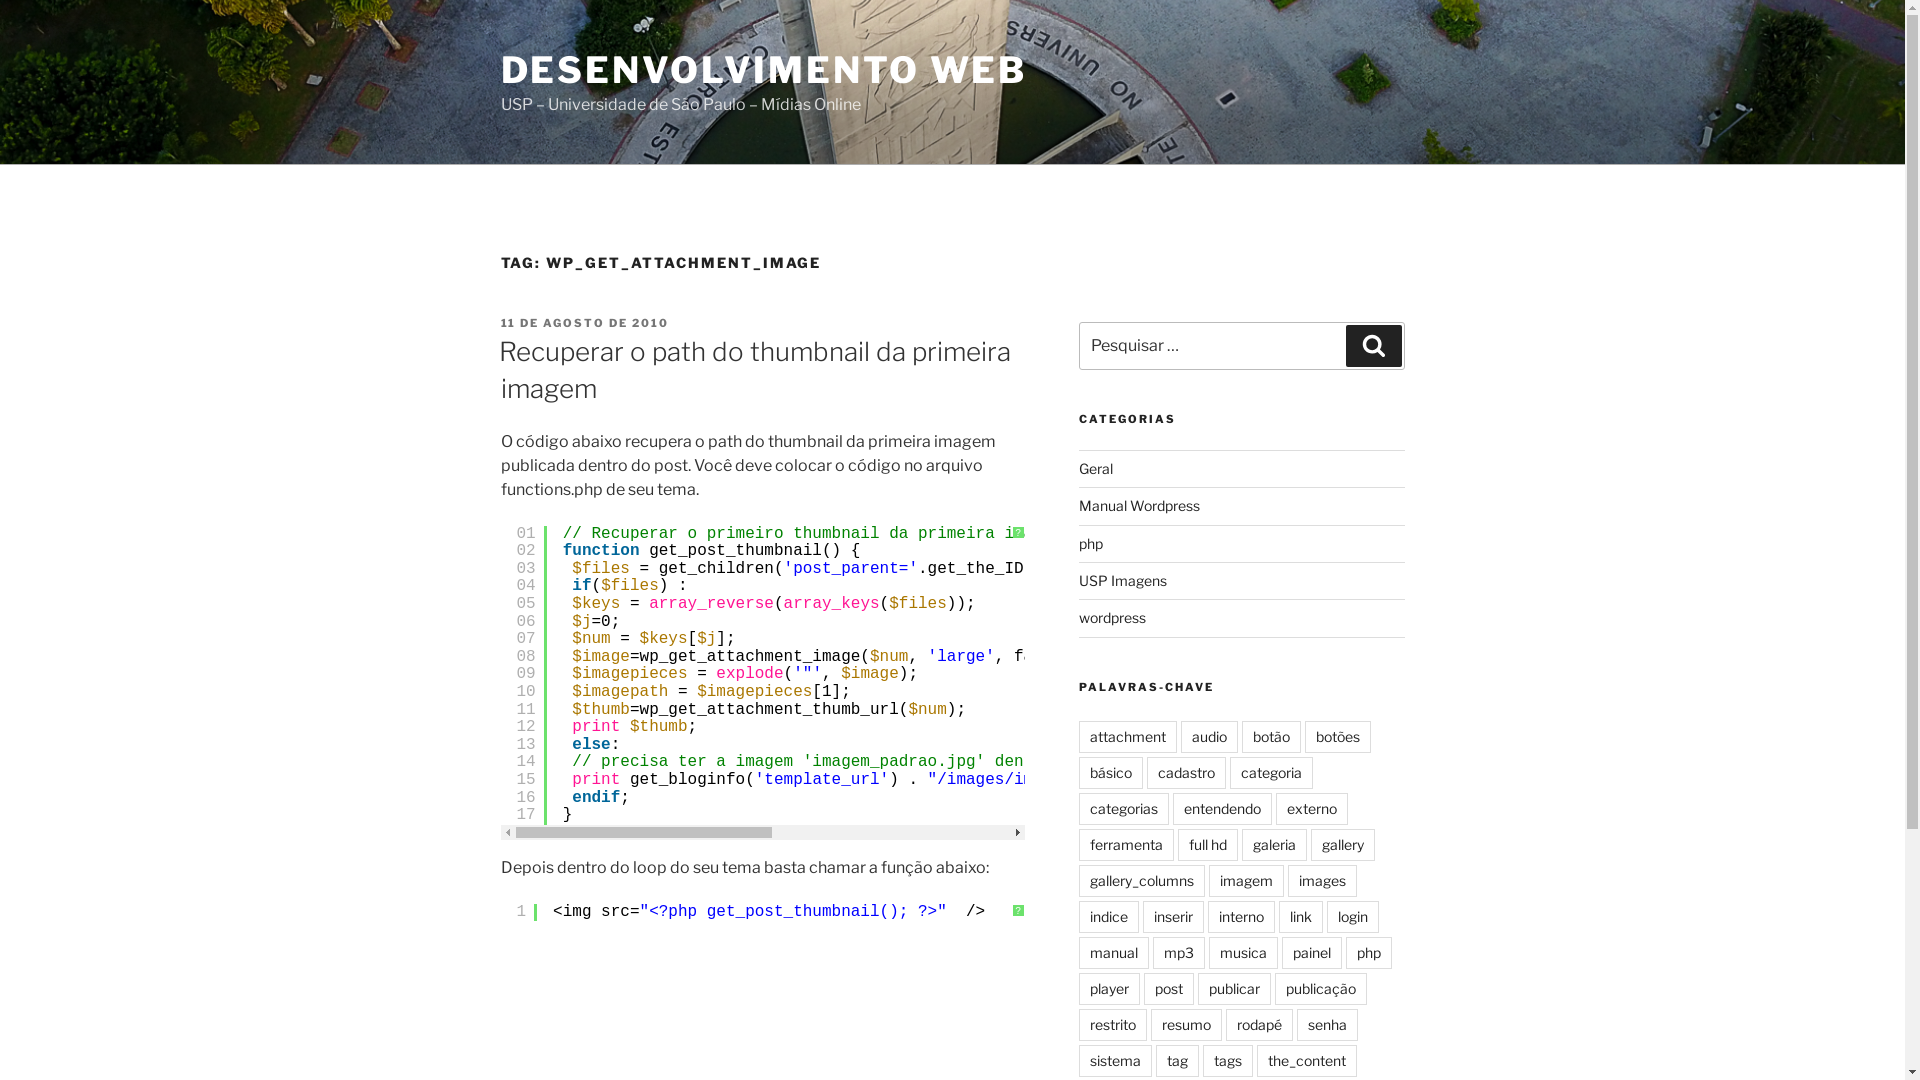 The width and height of the screenshot is (1920, 1080). Describe the element at coordinates (1208, 951) in the screenshot. I see `'musica'` at that location.